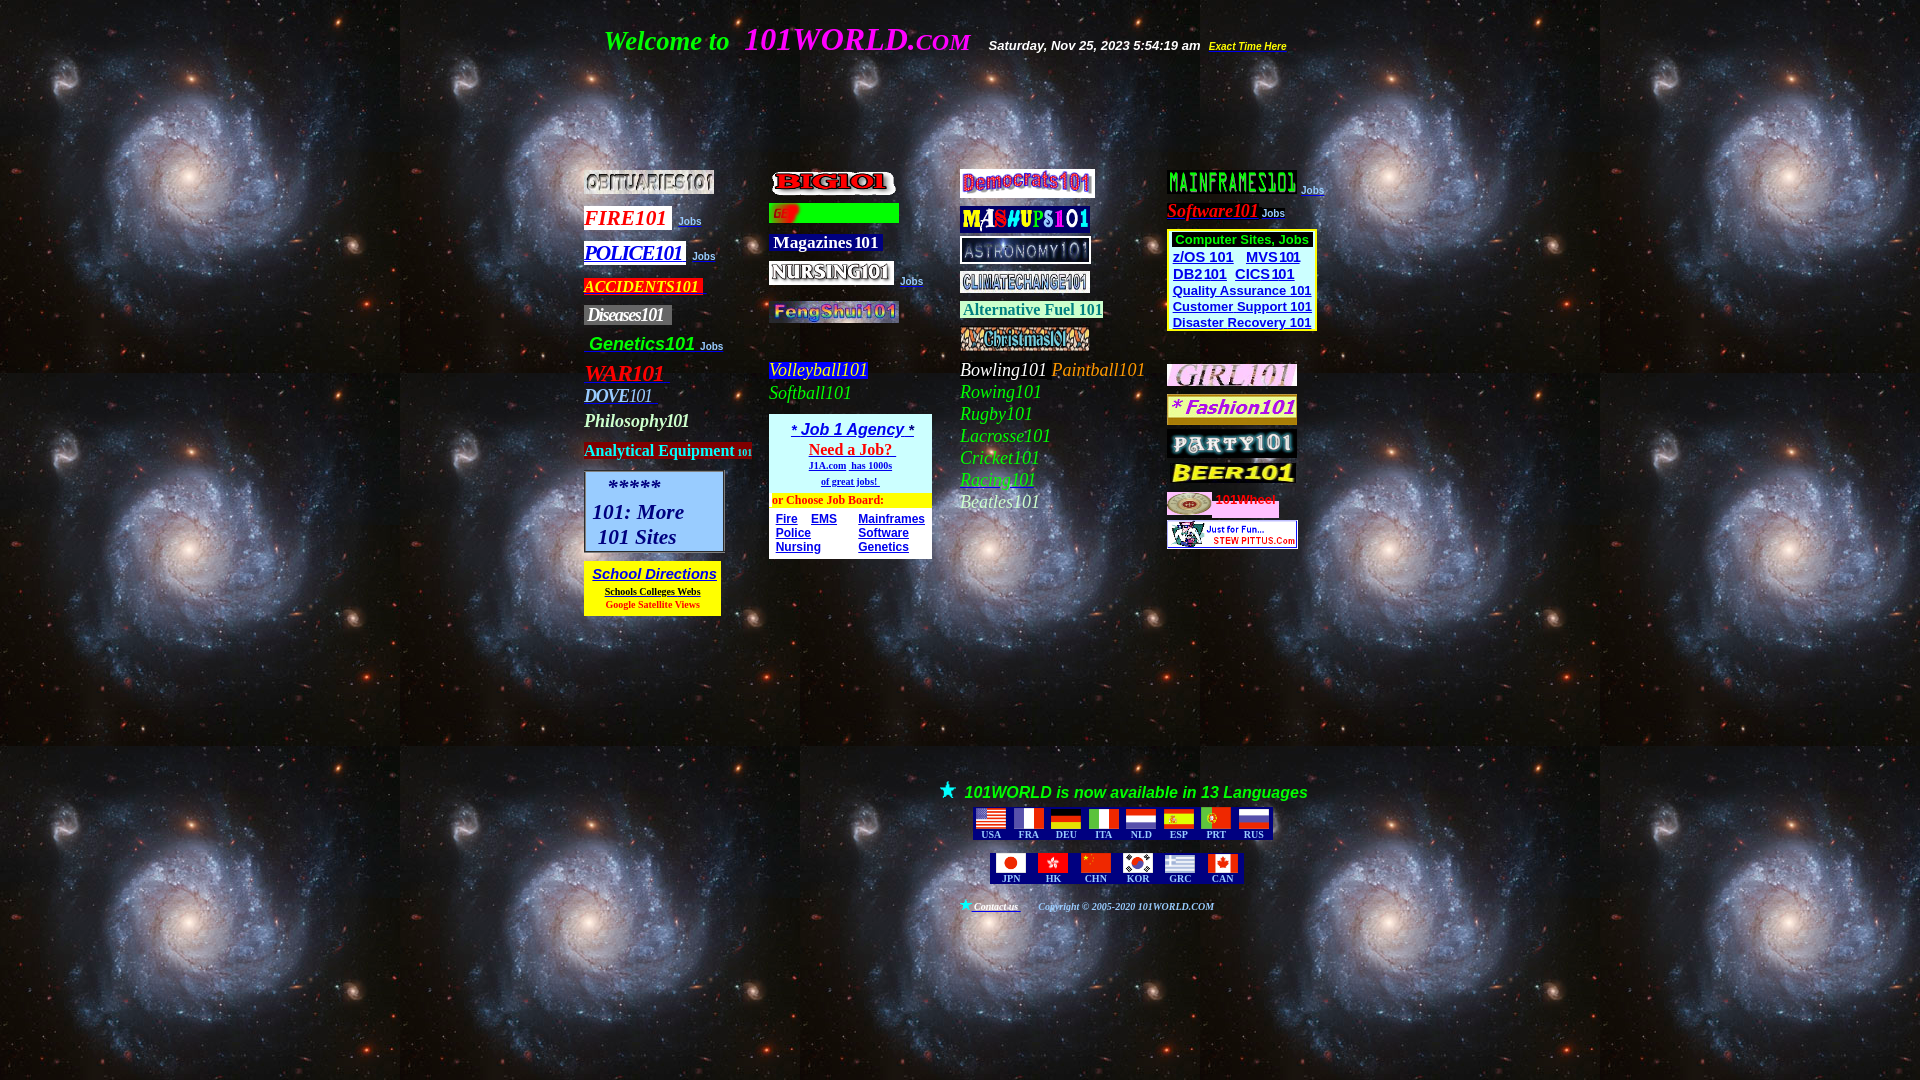 The height and width of the screenshot is (1080, 1920). I want to click on ' Genetics101', so click(642, 343).